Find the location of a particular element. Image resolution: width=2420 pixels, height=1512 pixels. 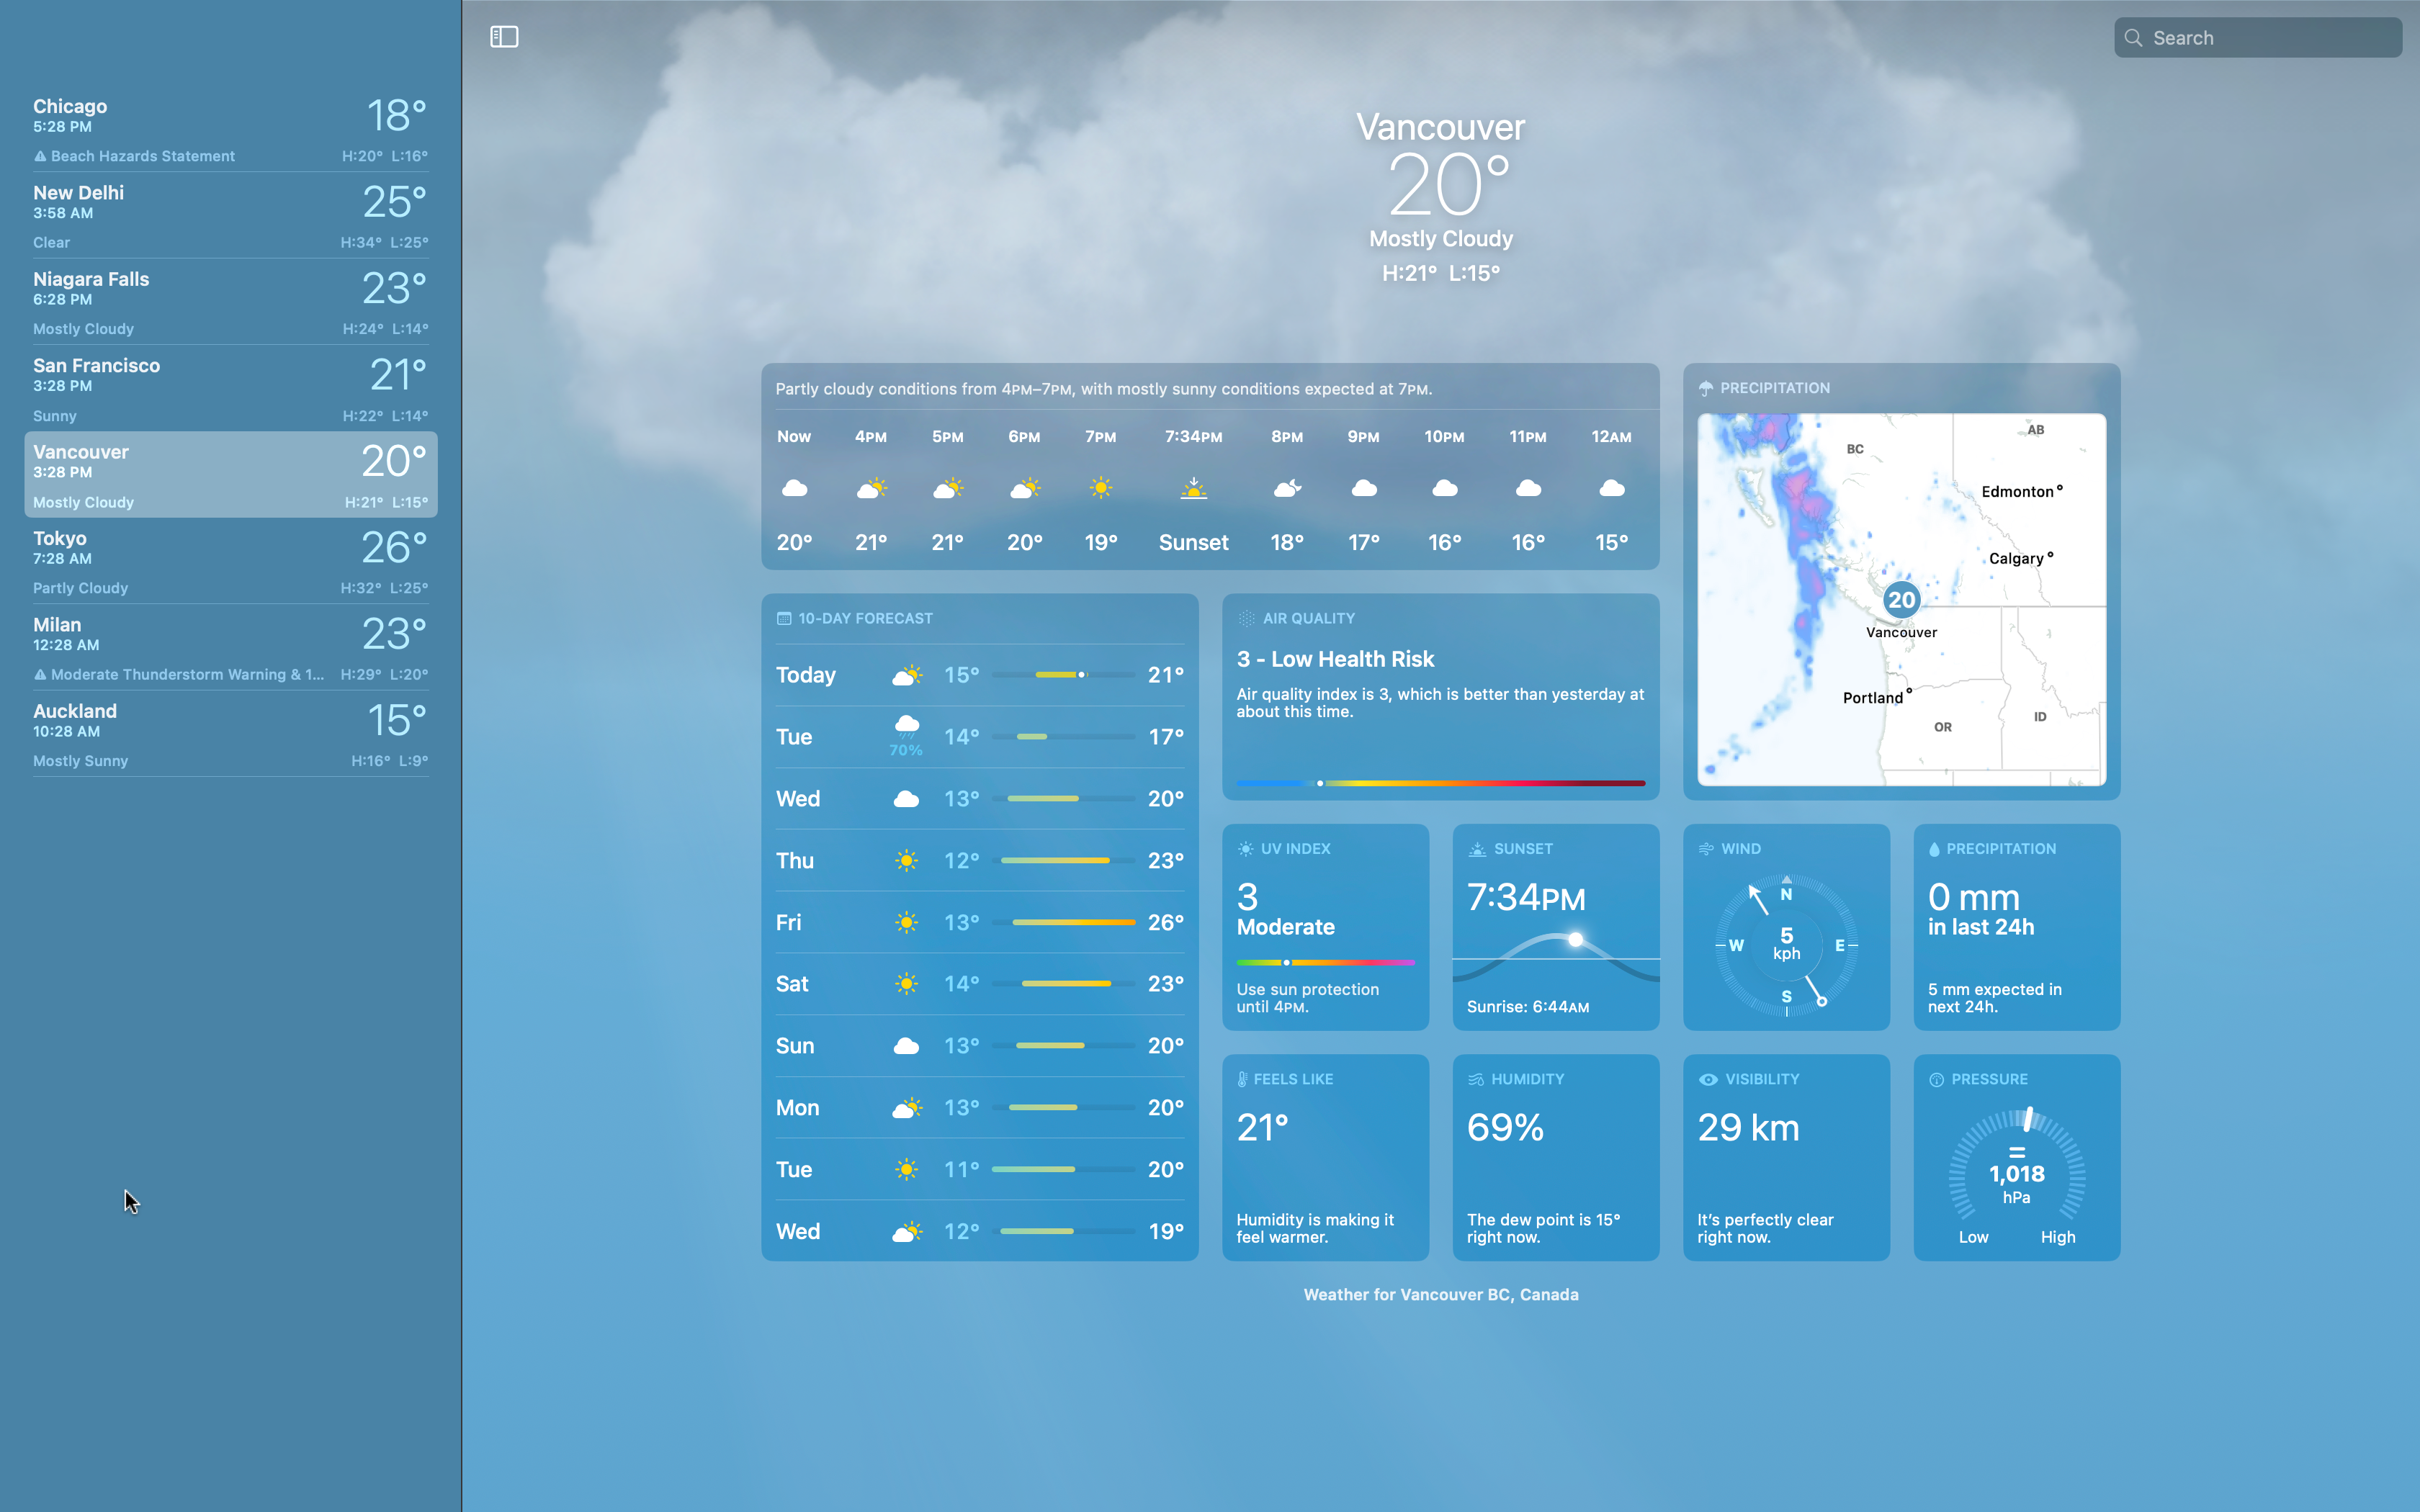

the moisture levels in Vancouver is located at coordinates (2010, 929).